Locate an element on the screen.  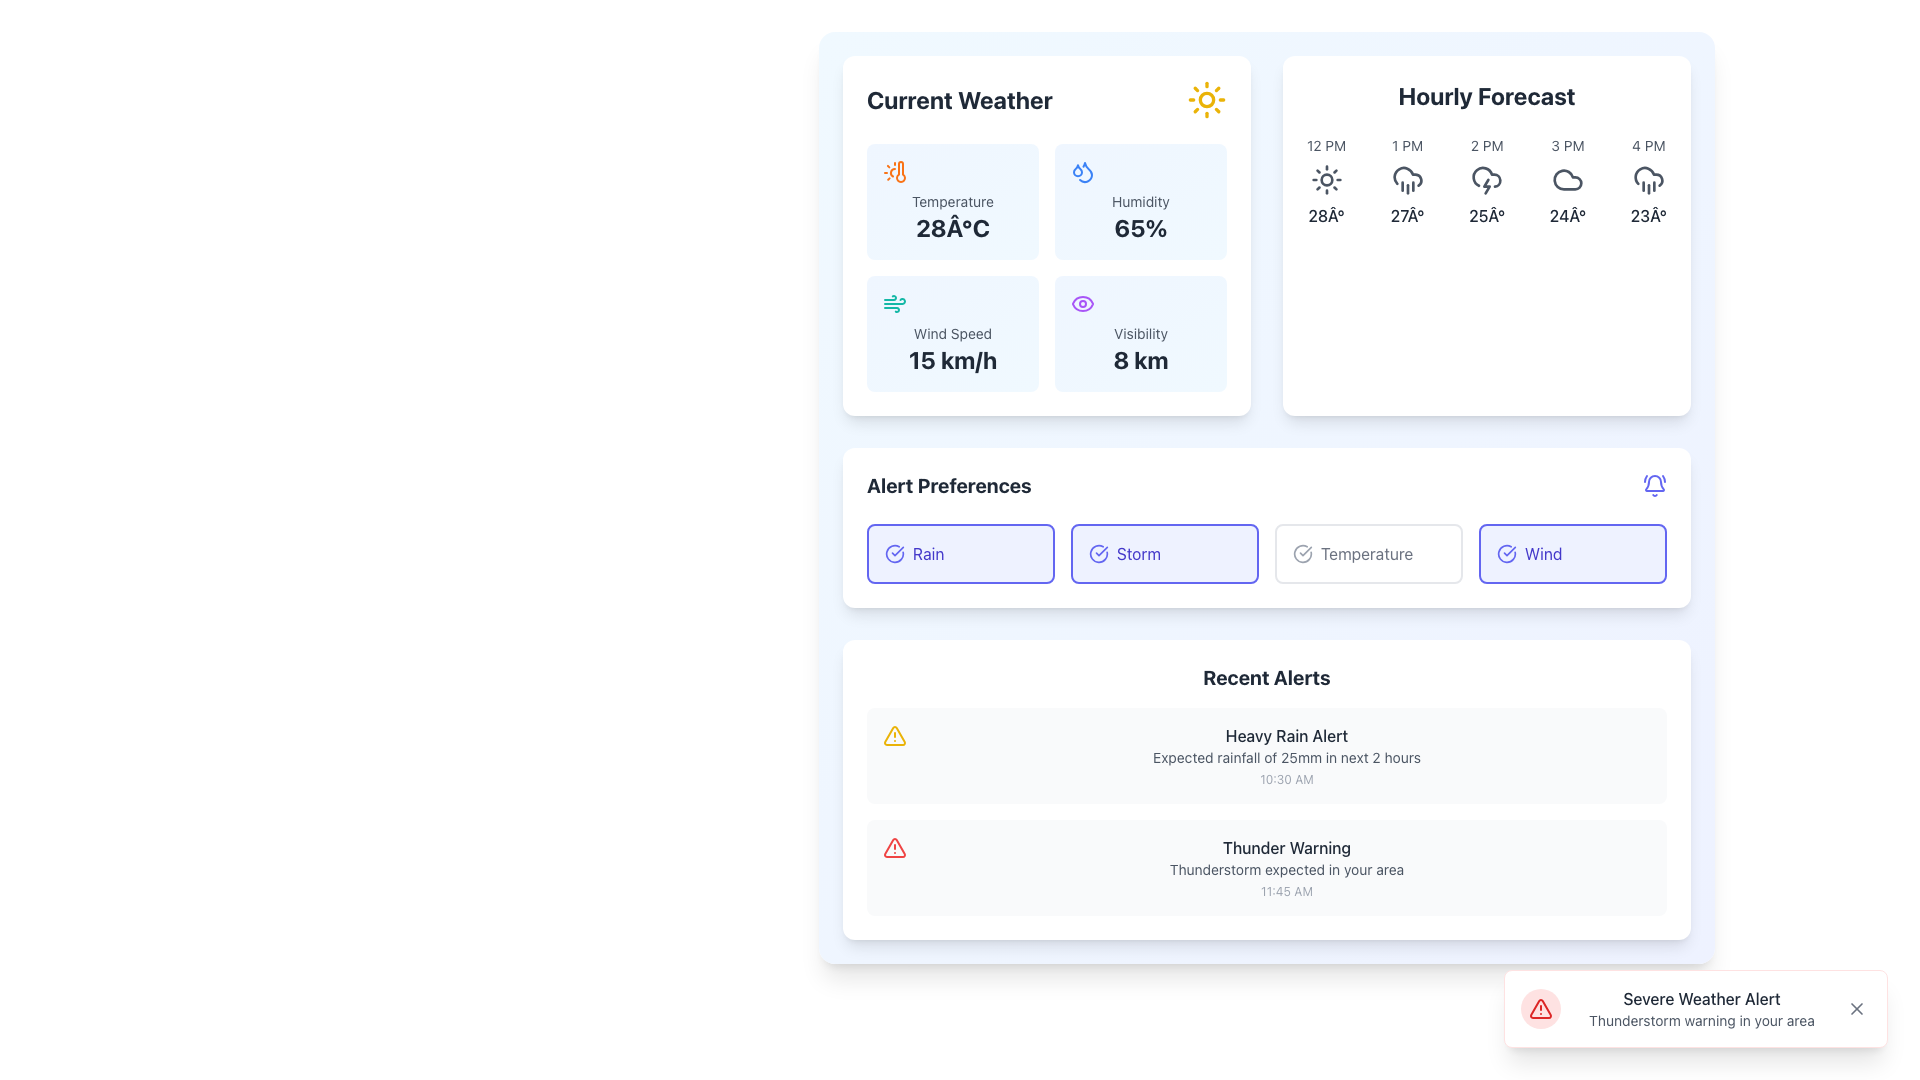
the Text Header element indicating 'Alert Preferences', which is aligned to the left and positioned above the interactive buttons for Rain, Storm, Temperature, and Wind is located at coordinates (948, 486).